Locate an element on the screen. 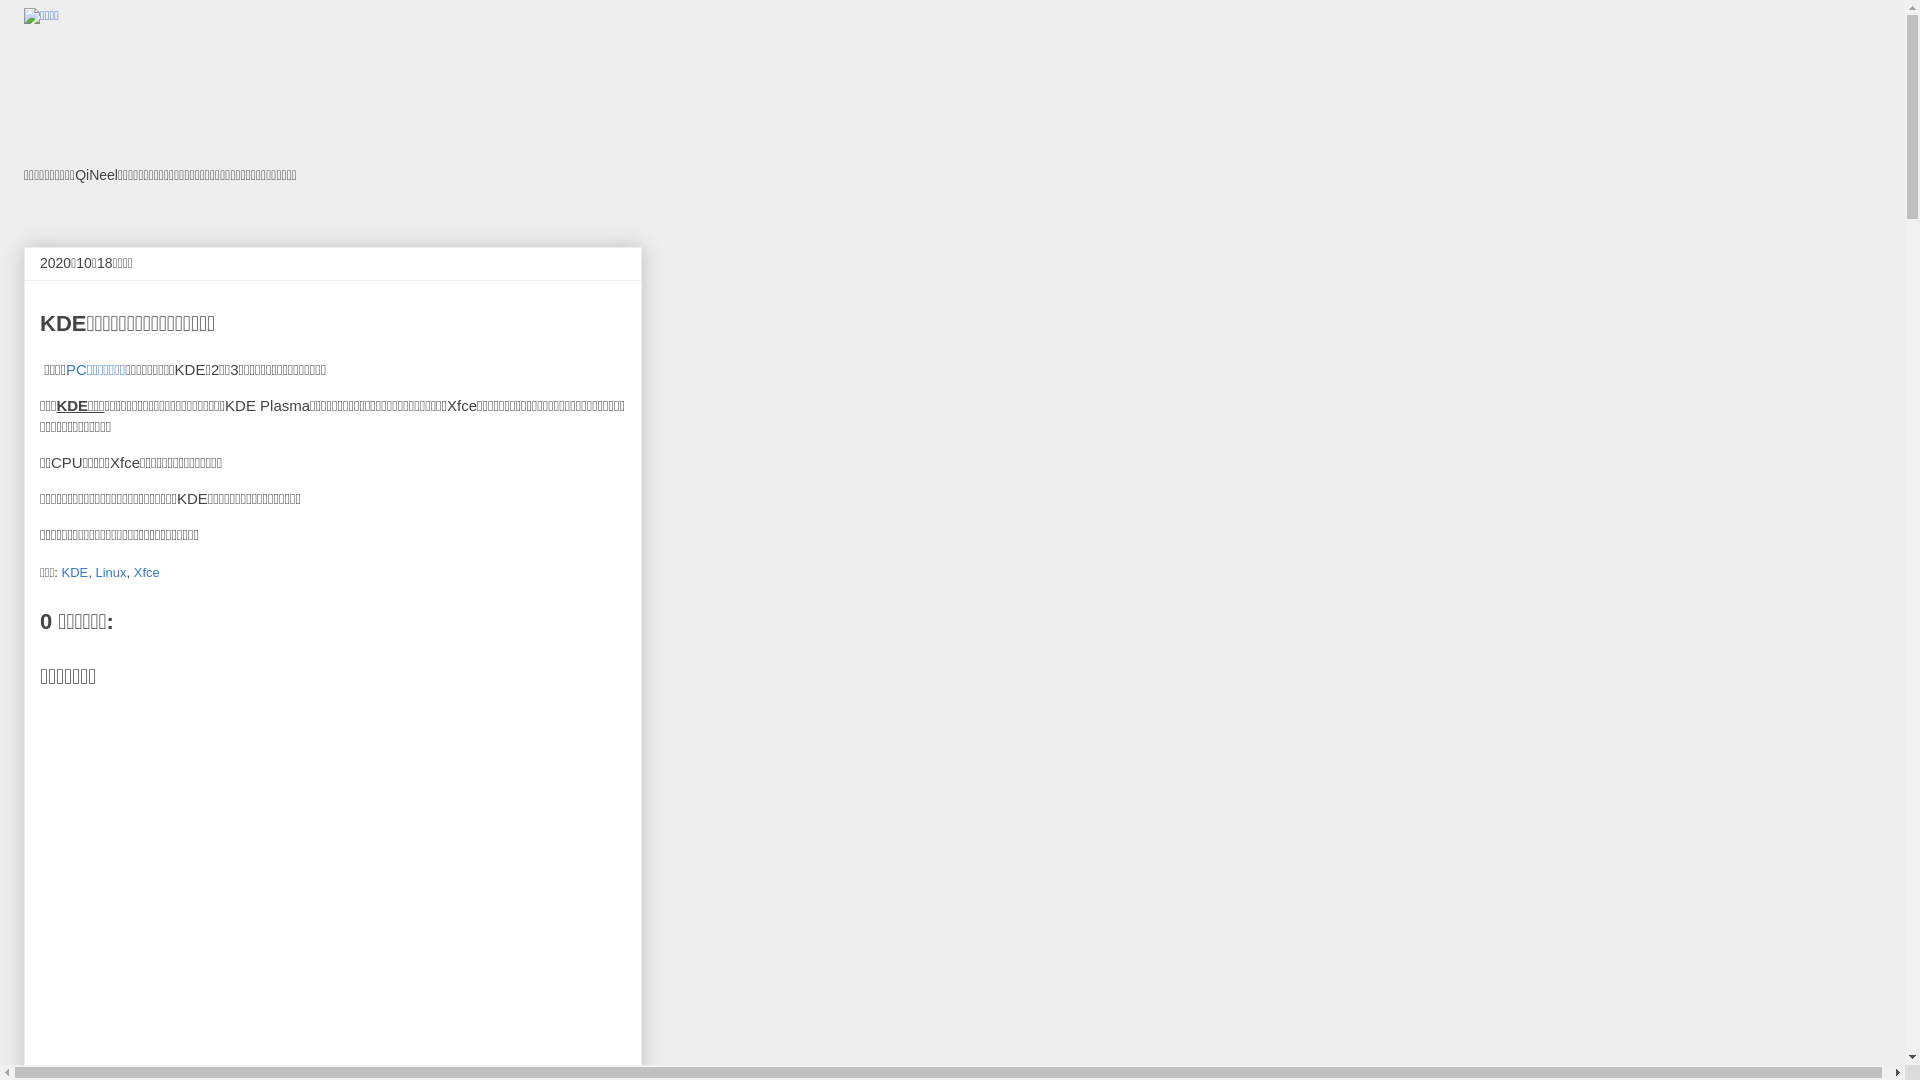 The width and height of the screenshot is (1920, 1080). 'Linux' is located at coordinates (109, 571).